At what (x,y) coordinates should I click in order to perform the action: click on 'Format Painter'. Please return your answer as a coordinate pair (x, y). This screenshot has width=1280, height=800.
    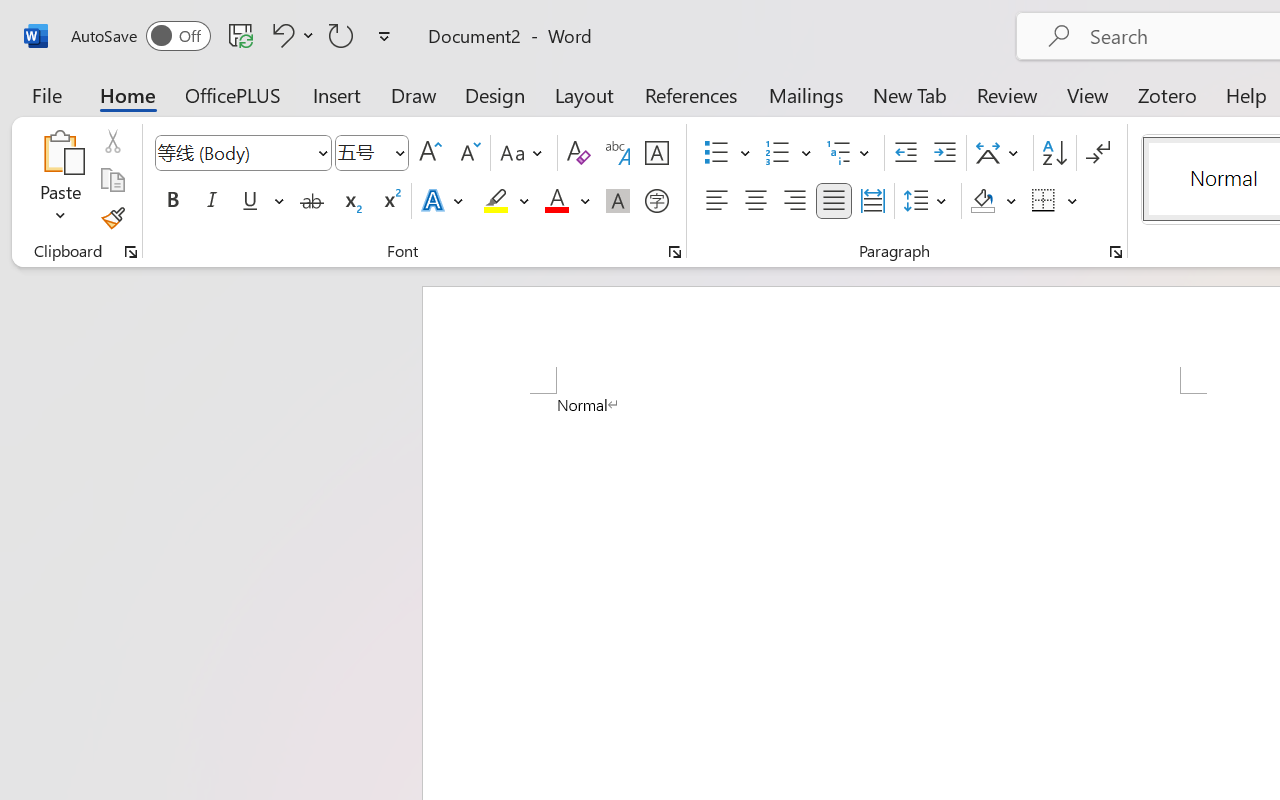
    Looking at the image, I should click on (111, 218).